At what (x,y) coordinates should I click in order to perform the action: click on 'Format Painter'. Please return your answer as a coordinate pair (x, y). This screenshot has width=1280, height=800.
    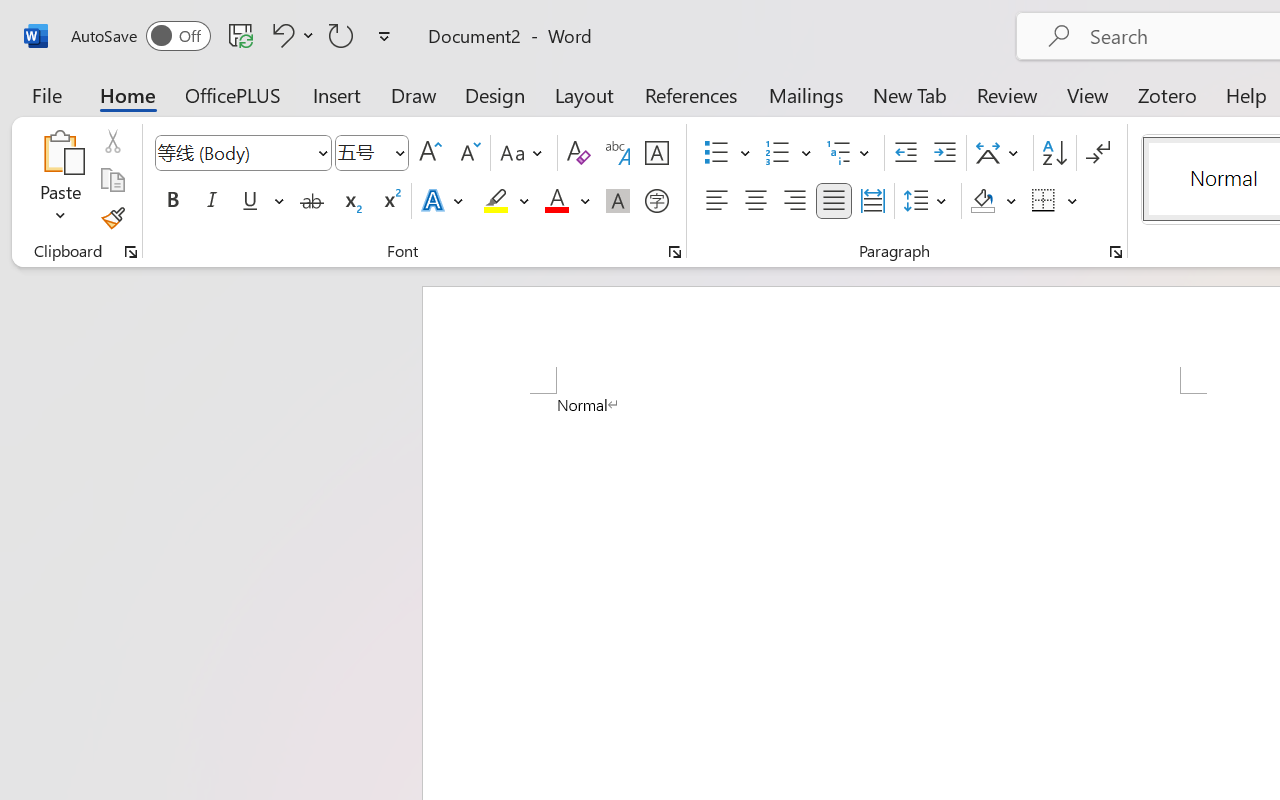
    Looking at the image, I should click on (111, 218).